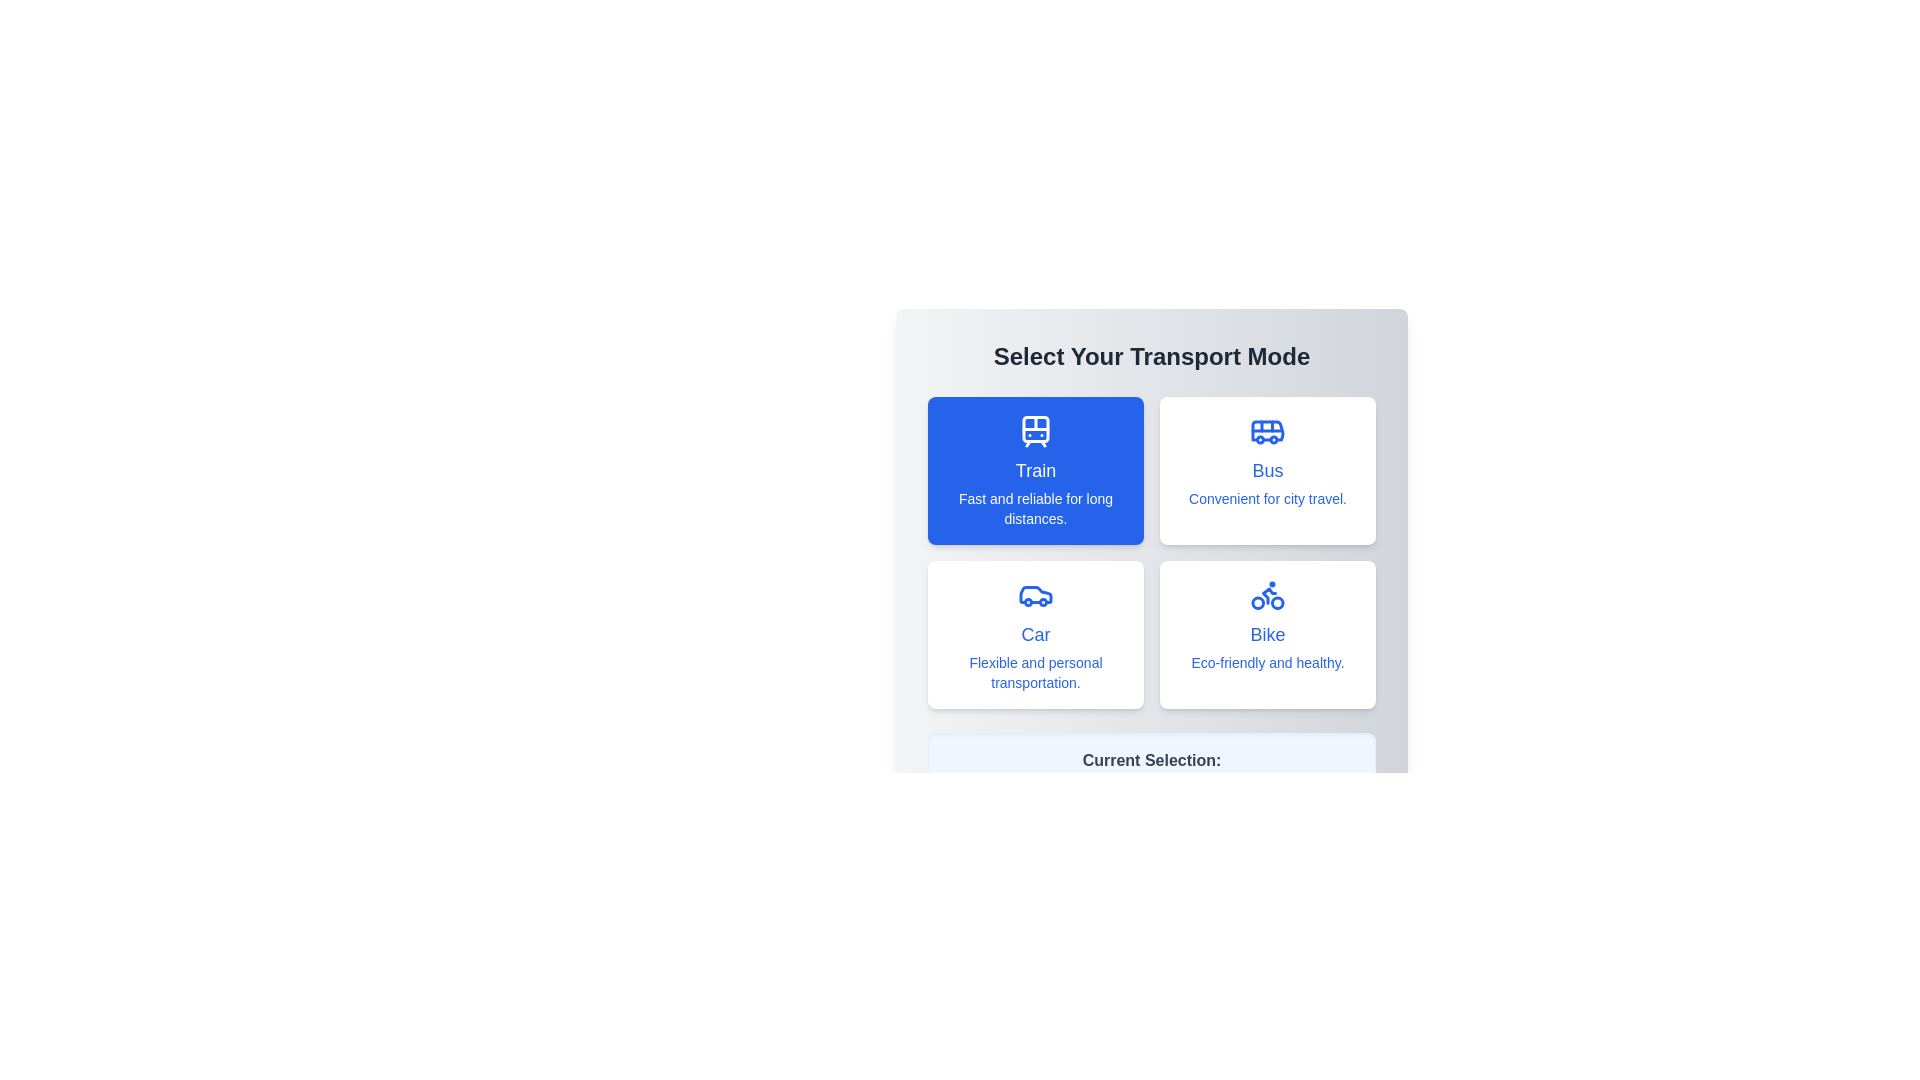 This screenshot has height=1080, width=1920. Describe the element at coordinates (1036, 635) in the screenshot. I see `the transport mode Car by clicking on its button` at that location.